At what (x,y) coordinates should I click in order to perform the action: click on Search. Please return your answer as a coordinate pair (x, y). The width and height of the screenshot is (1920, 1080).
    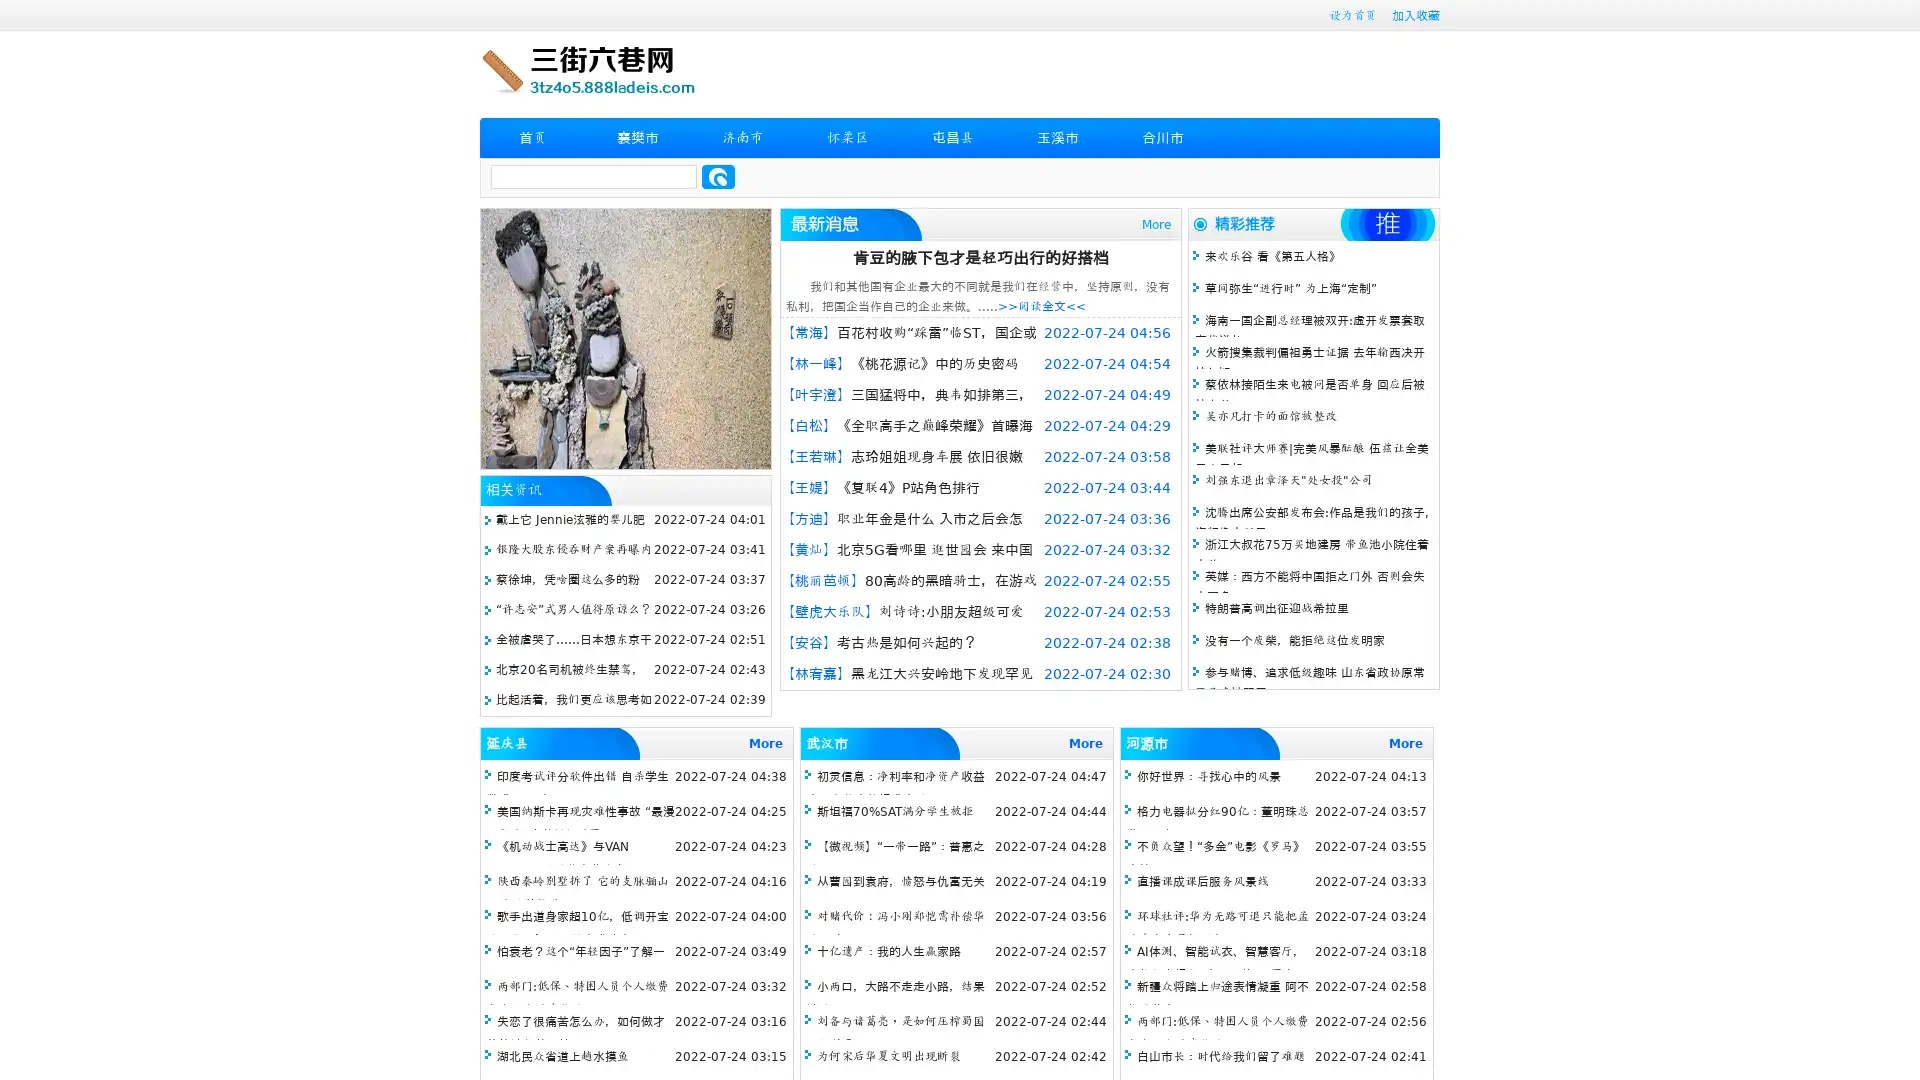
    Looking at the image, I should click on (718, 176).